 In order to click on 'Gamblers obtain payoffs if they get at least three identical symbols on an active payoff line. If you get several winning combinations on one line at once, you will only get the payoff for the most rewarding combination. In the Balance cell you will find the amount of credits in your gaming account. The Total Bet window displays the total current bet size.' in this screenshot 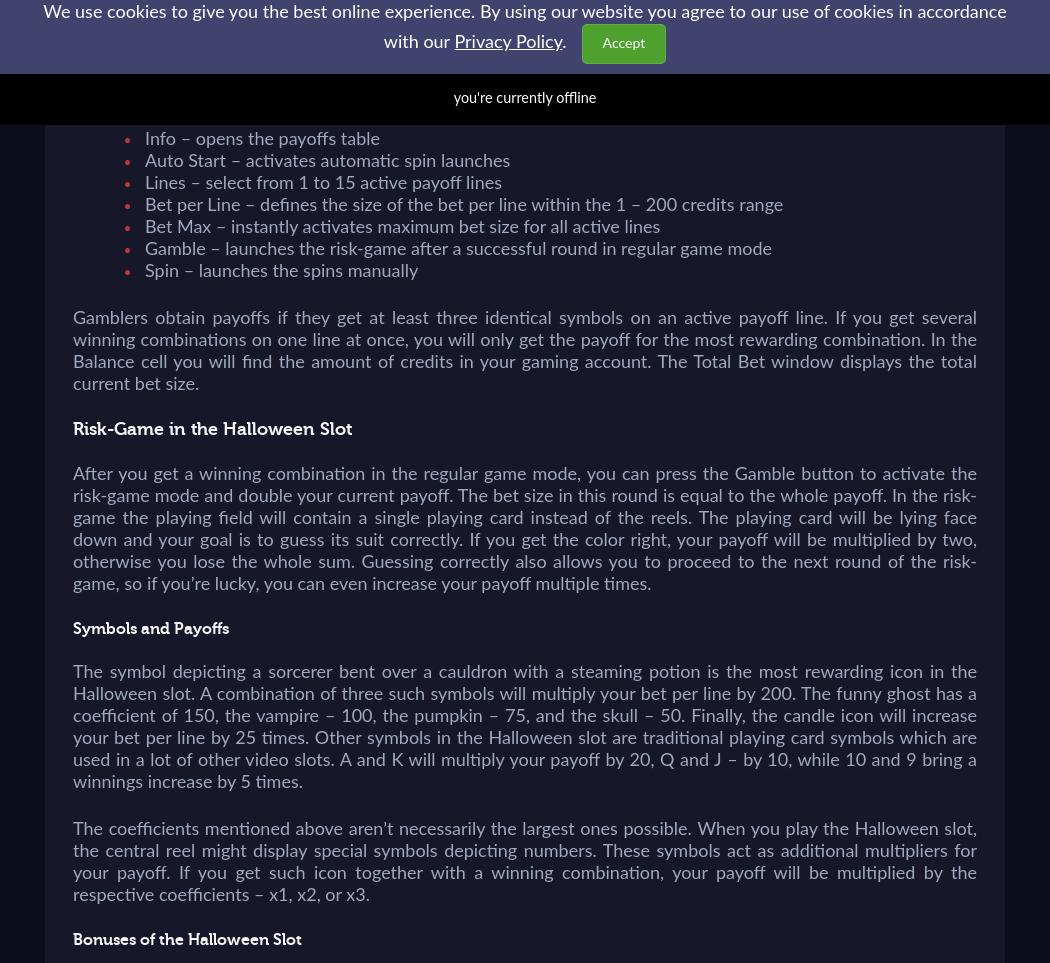, I will do `click(525, 350)`.